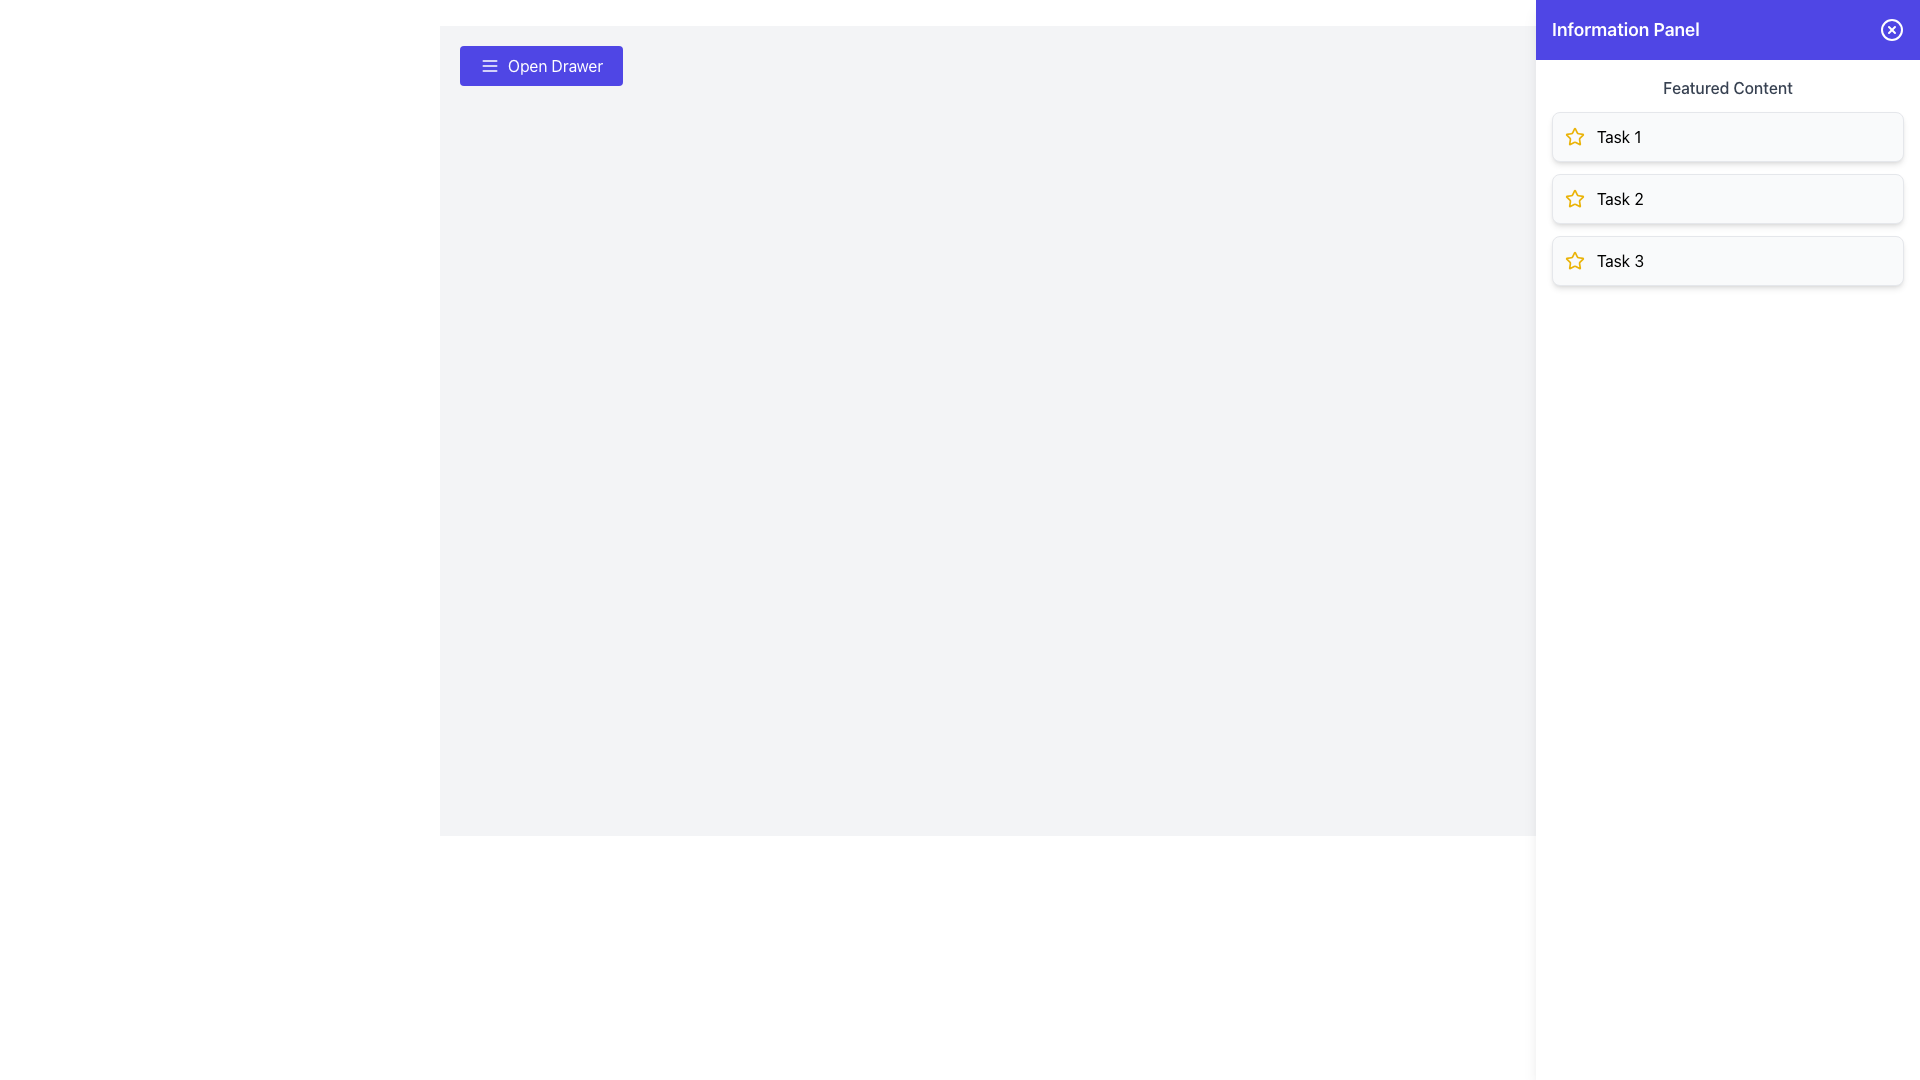 This screenshot has height=1080, width=1920. I want to click on the 'Featured Content' label, which is styled with a medium bold font and gray color, located at the top of the sidebar labeled 'Information Panel', so click(1727, 87).